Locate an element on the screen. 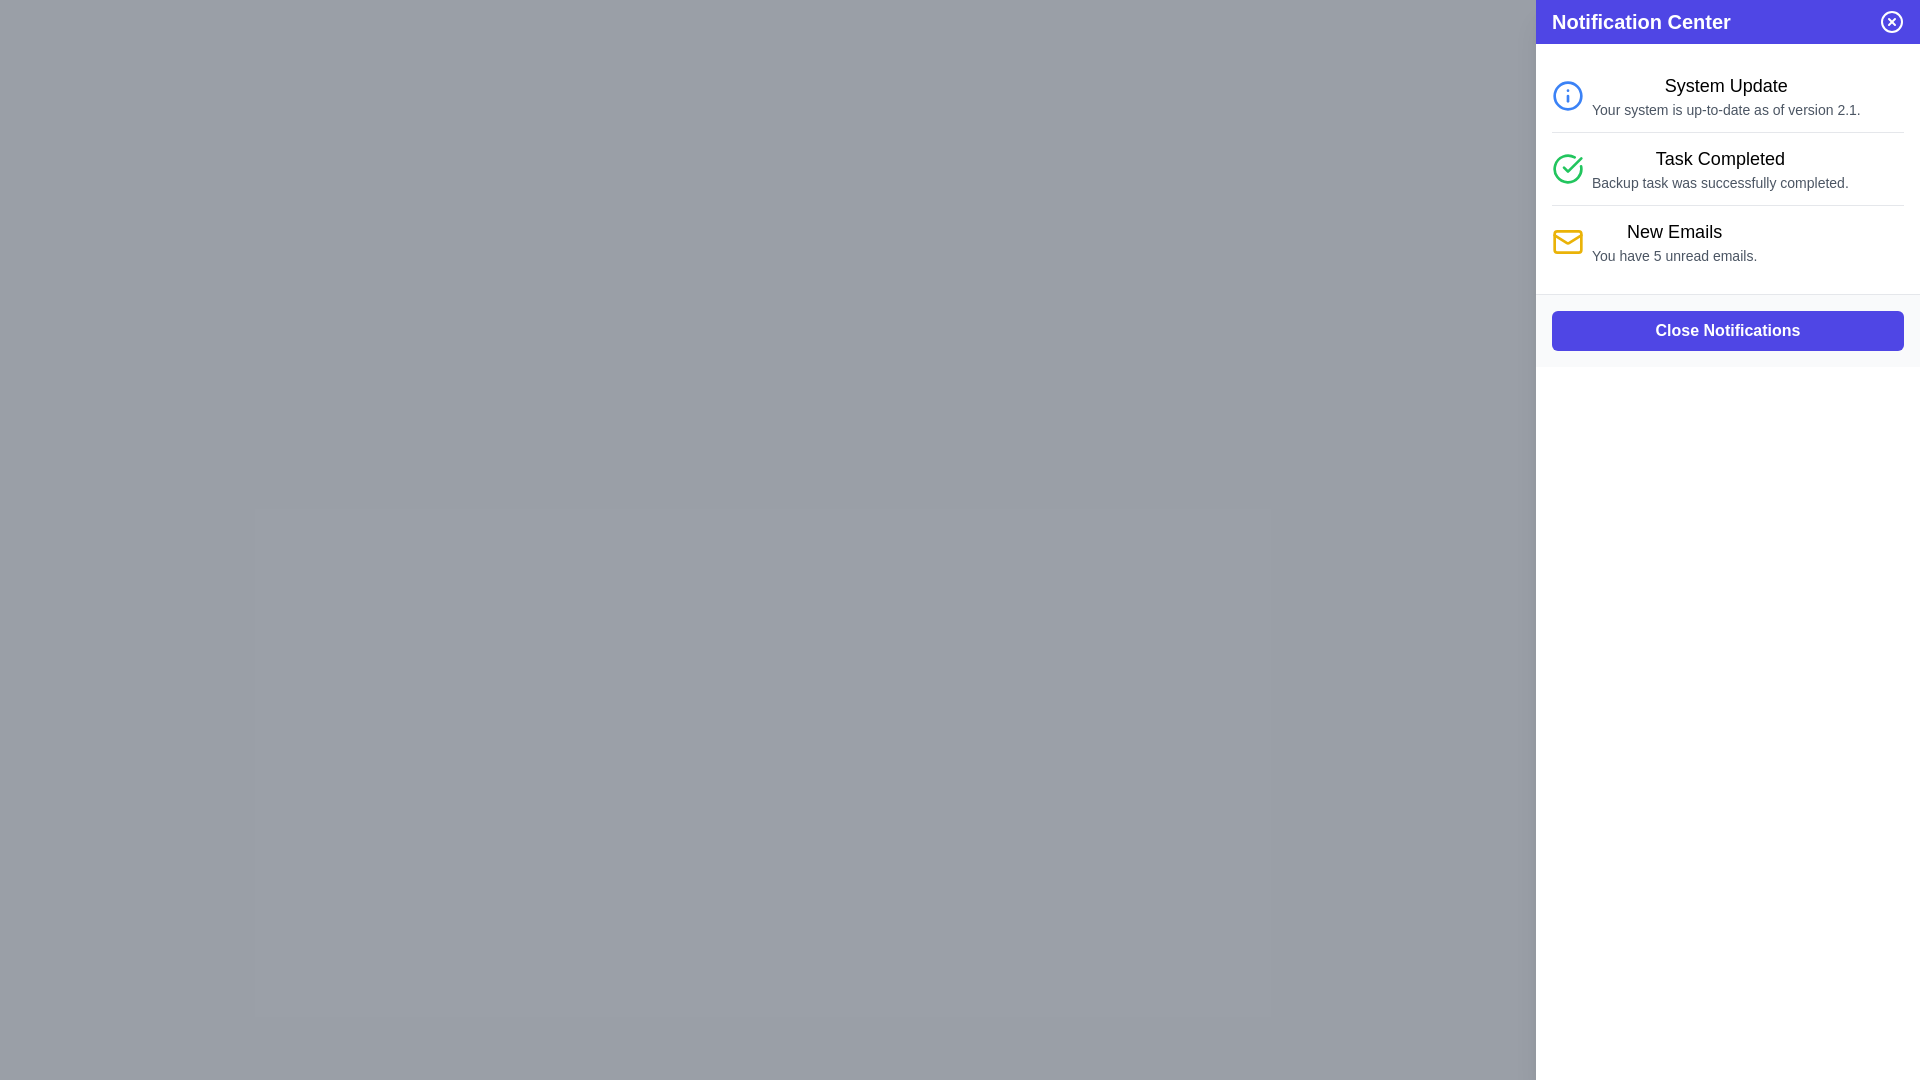 This screenshot has height=1080, width=1920. the 'System Update' notification item in the Notification Center is located at coordinates (1727, 96).